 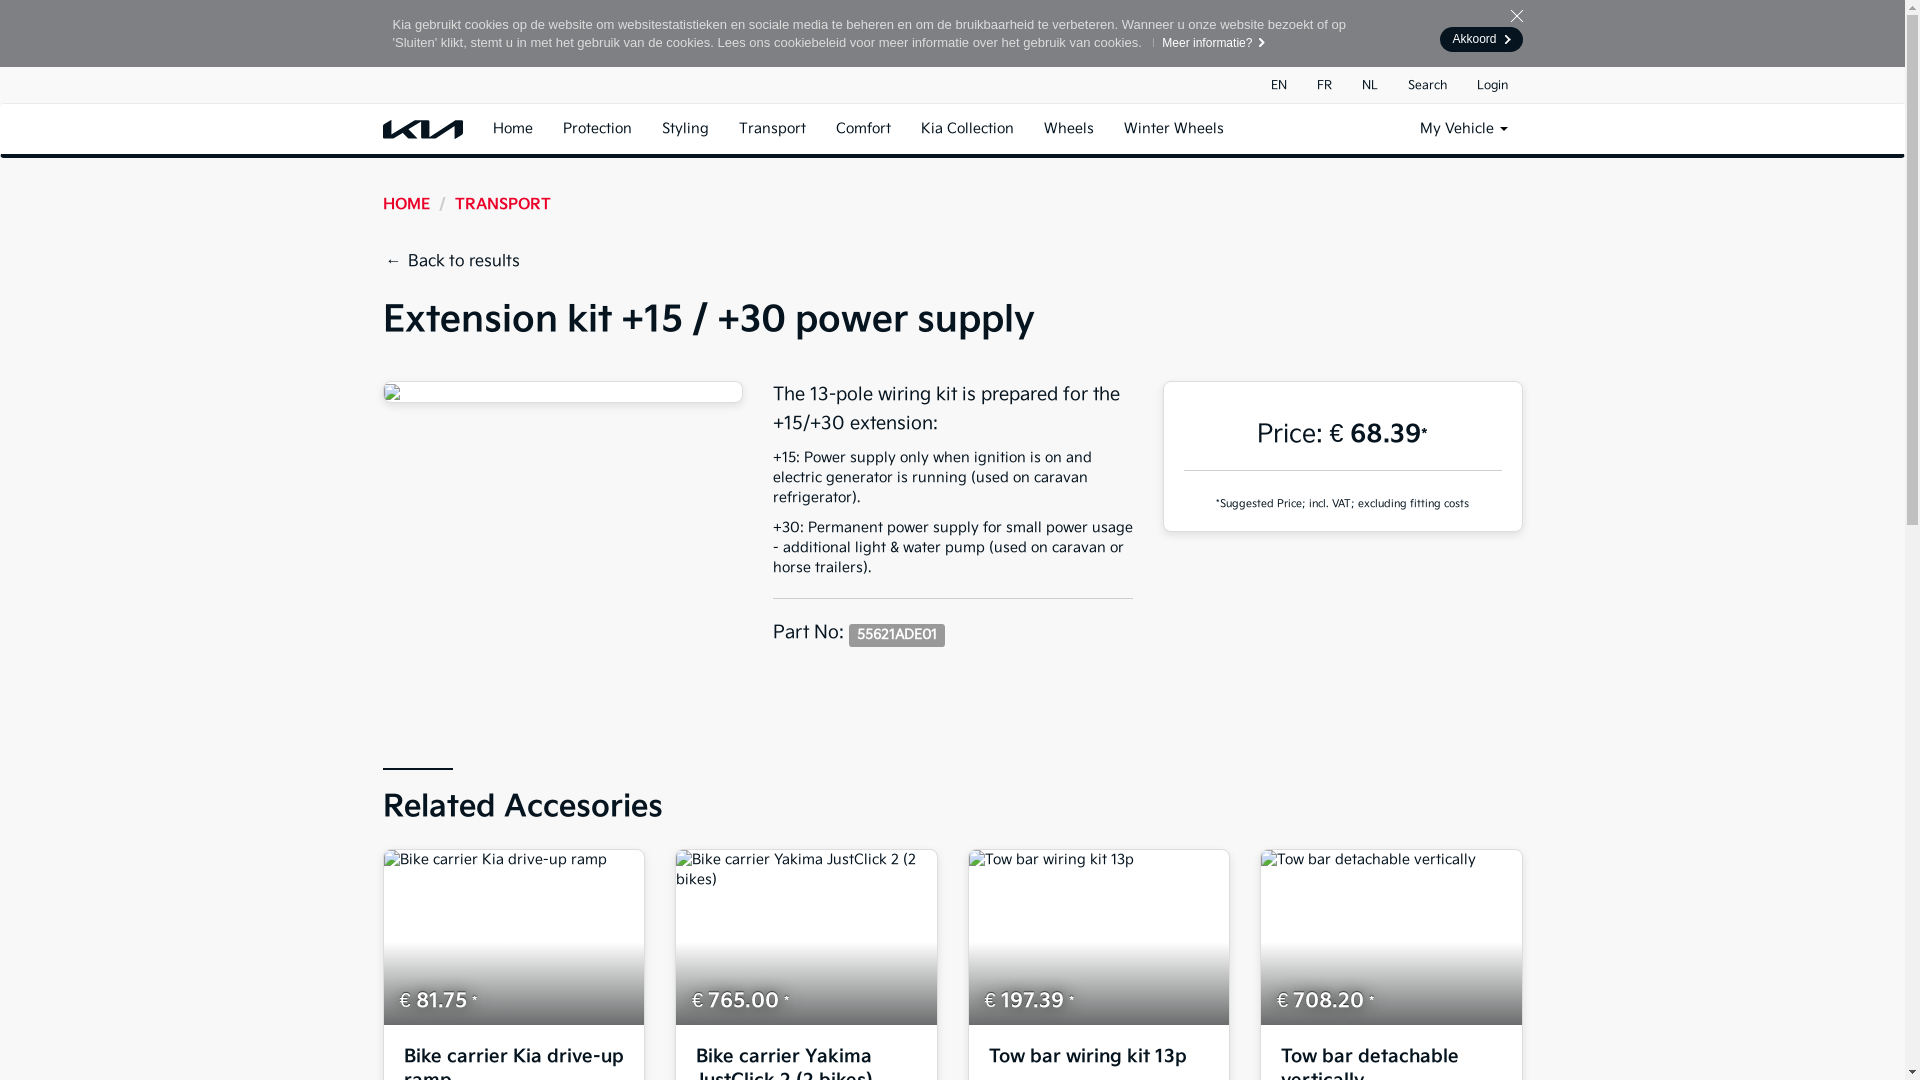 I want to click on 'Meer informatie?', so click(x=1203, y=42).